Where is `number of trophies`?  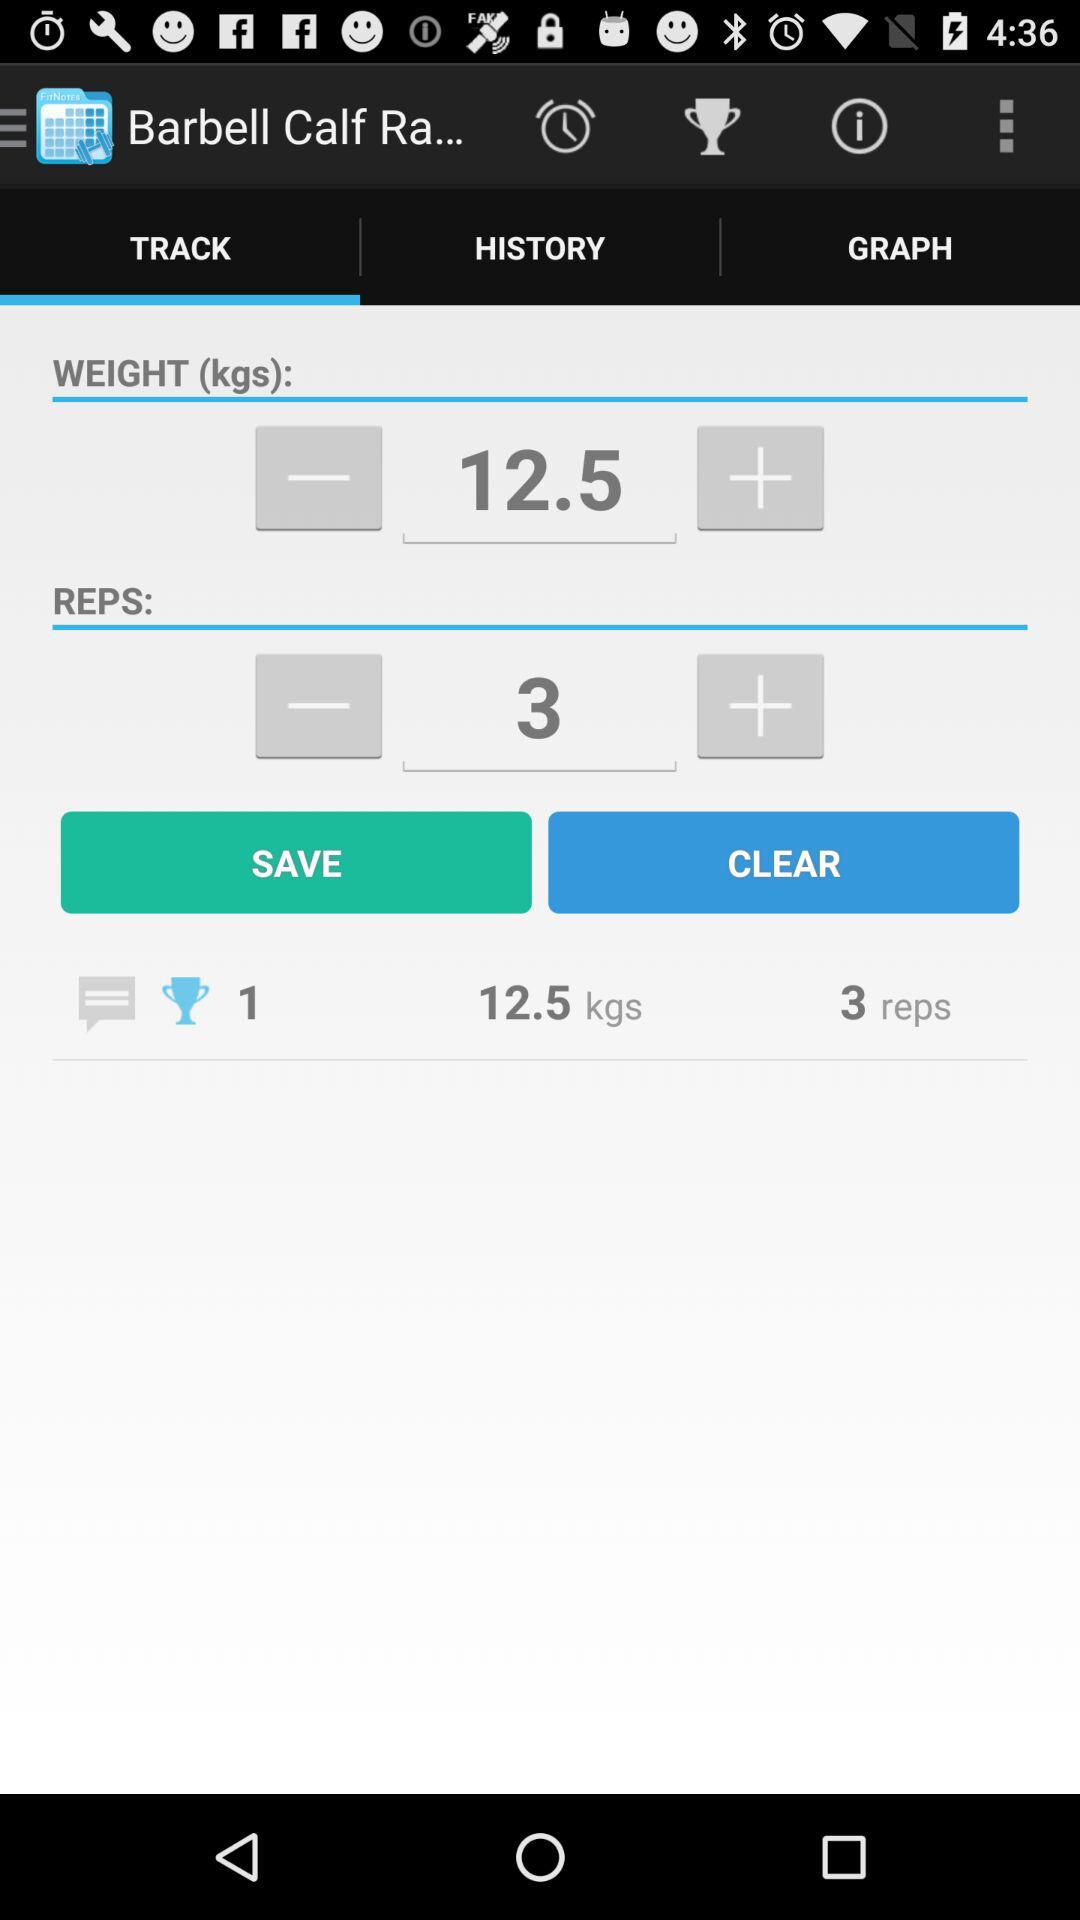 number of trophies is located at coordinates (185, 1000).